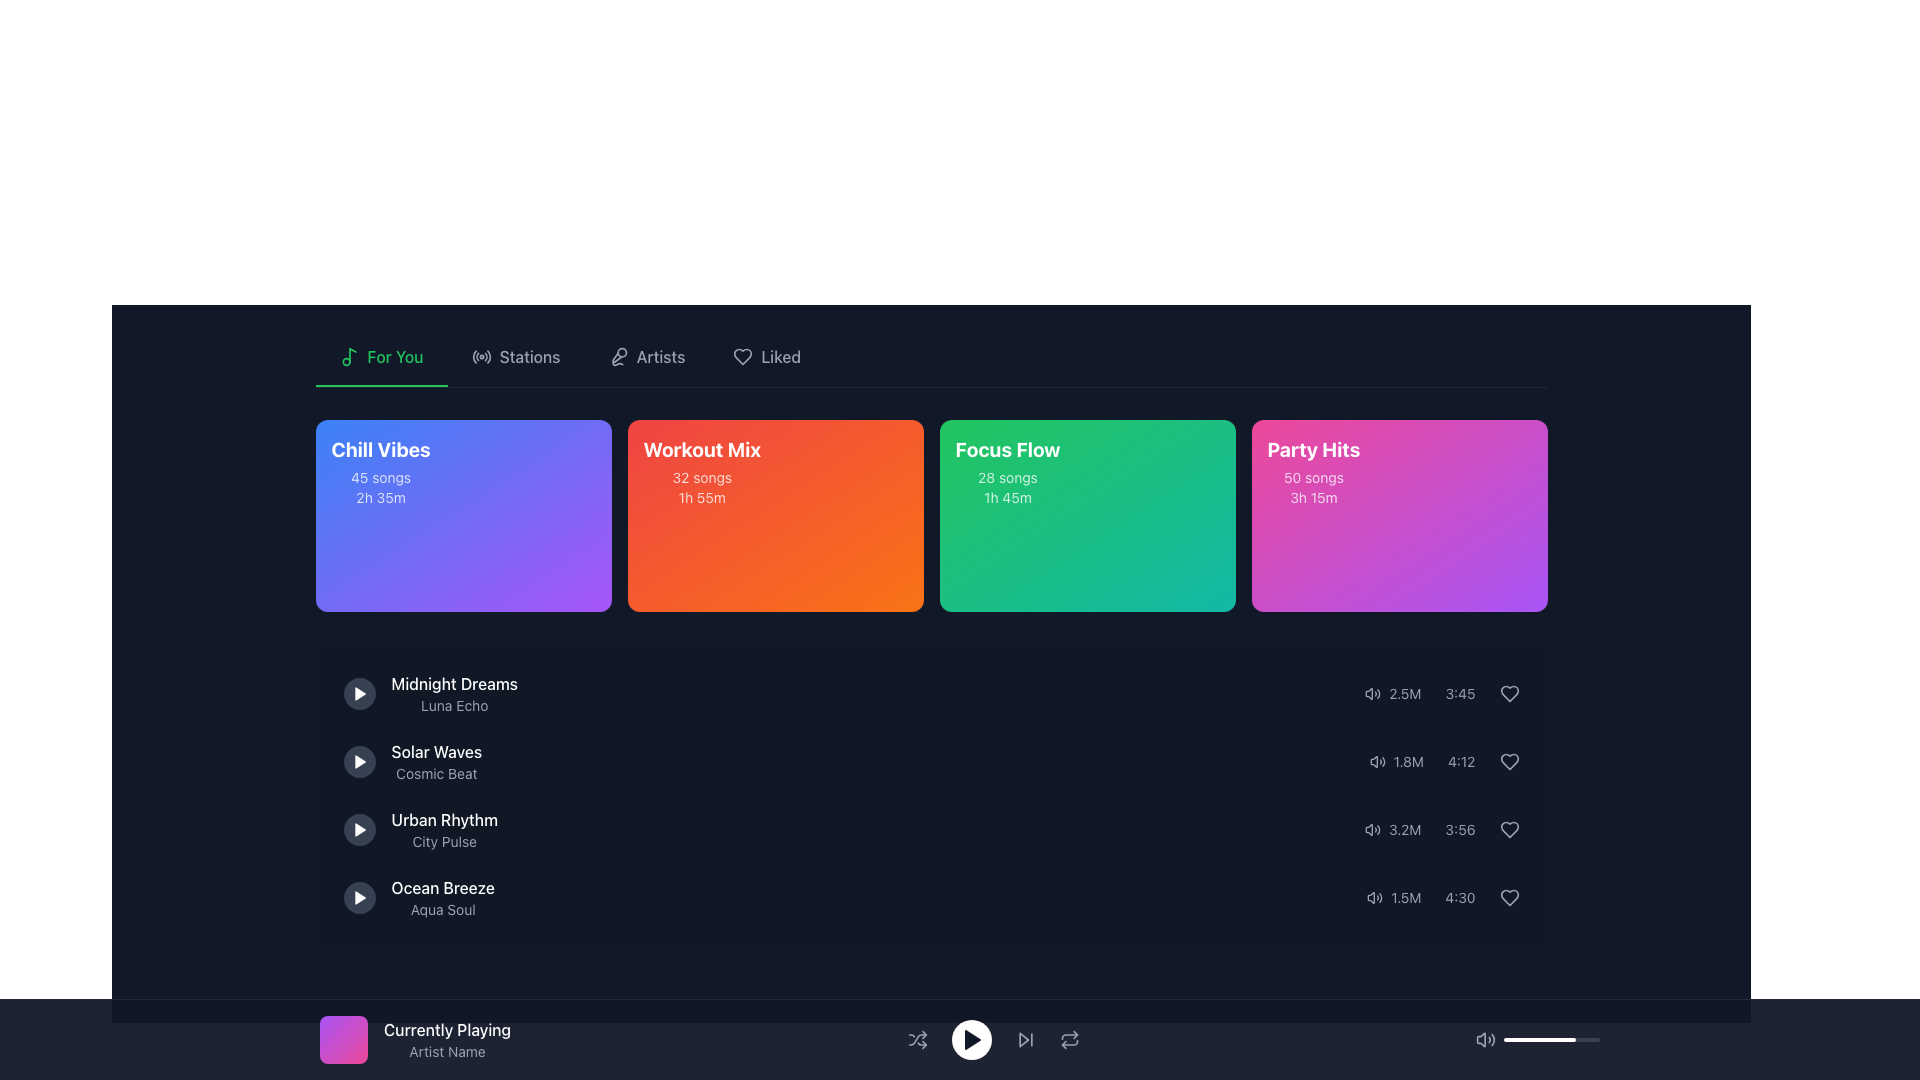 This screenshot has height=1080, width=1920. What do you see at coordinates (574, 463) in the screenshot?
I see `the circular green play button located at the upper-right corner of the 'Chill Vibes' card to initiate playback` at bounding box center [574, 463].